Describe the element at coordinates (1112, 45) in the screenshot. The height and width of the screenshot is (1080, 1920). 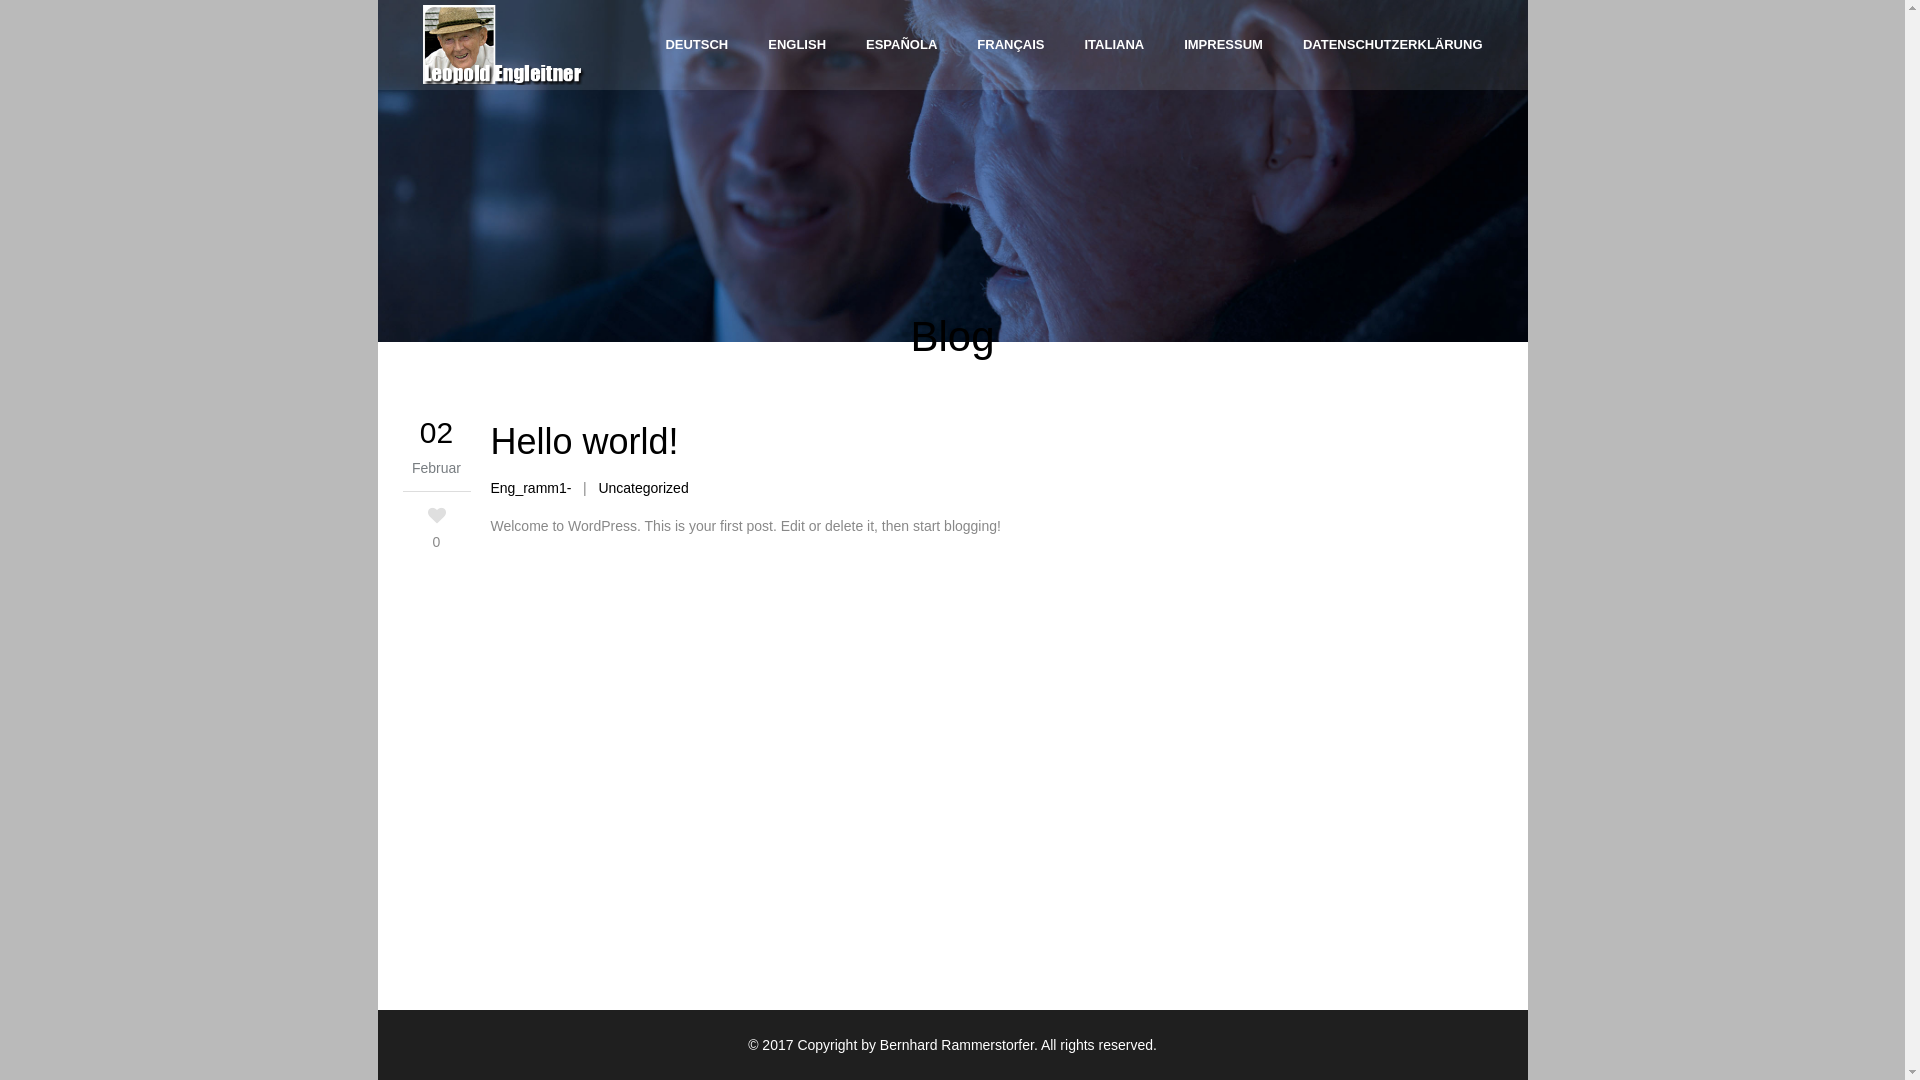
I see `'ITALIANA'` at that location.